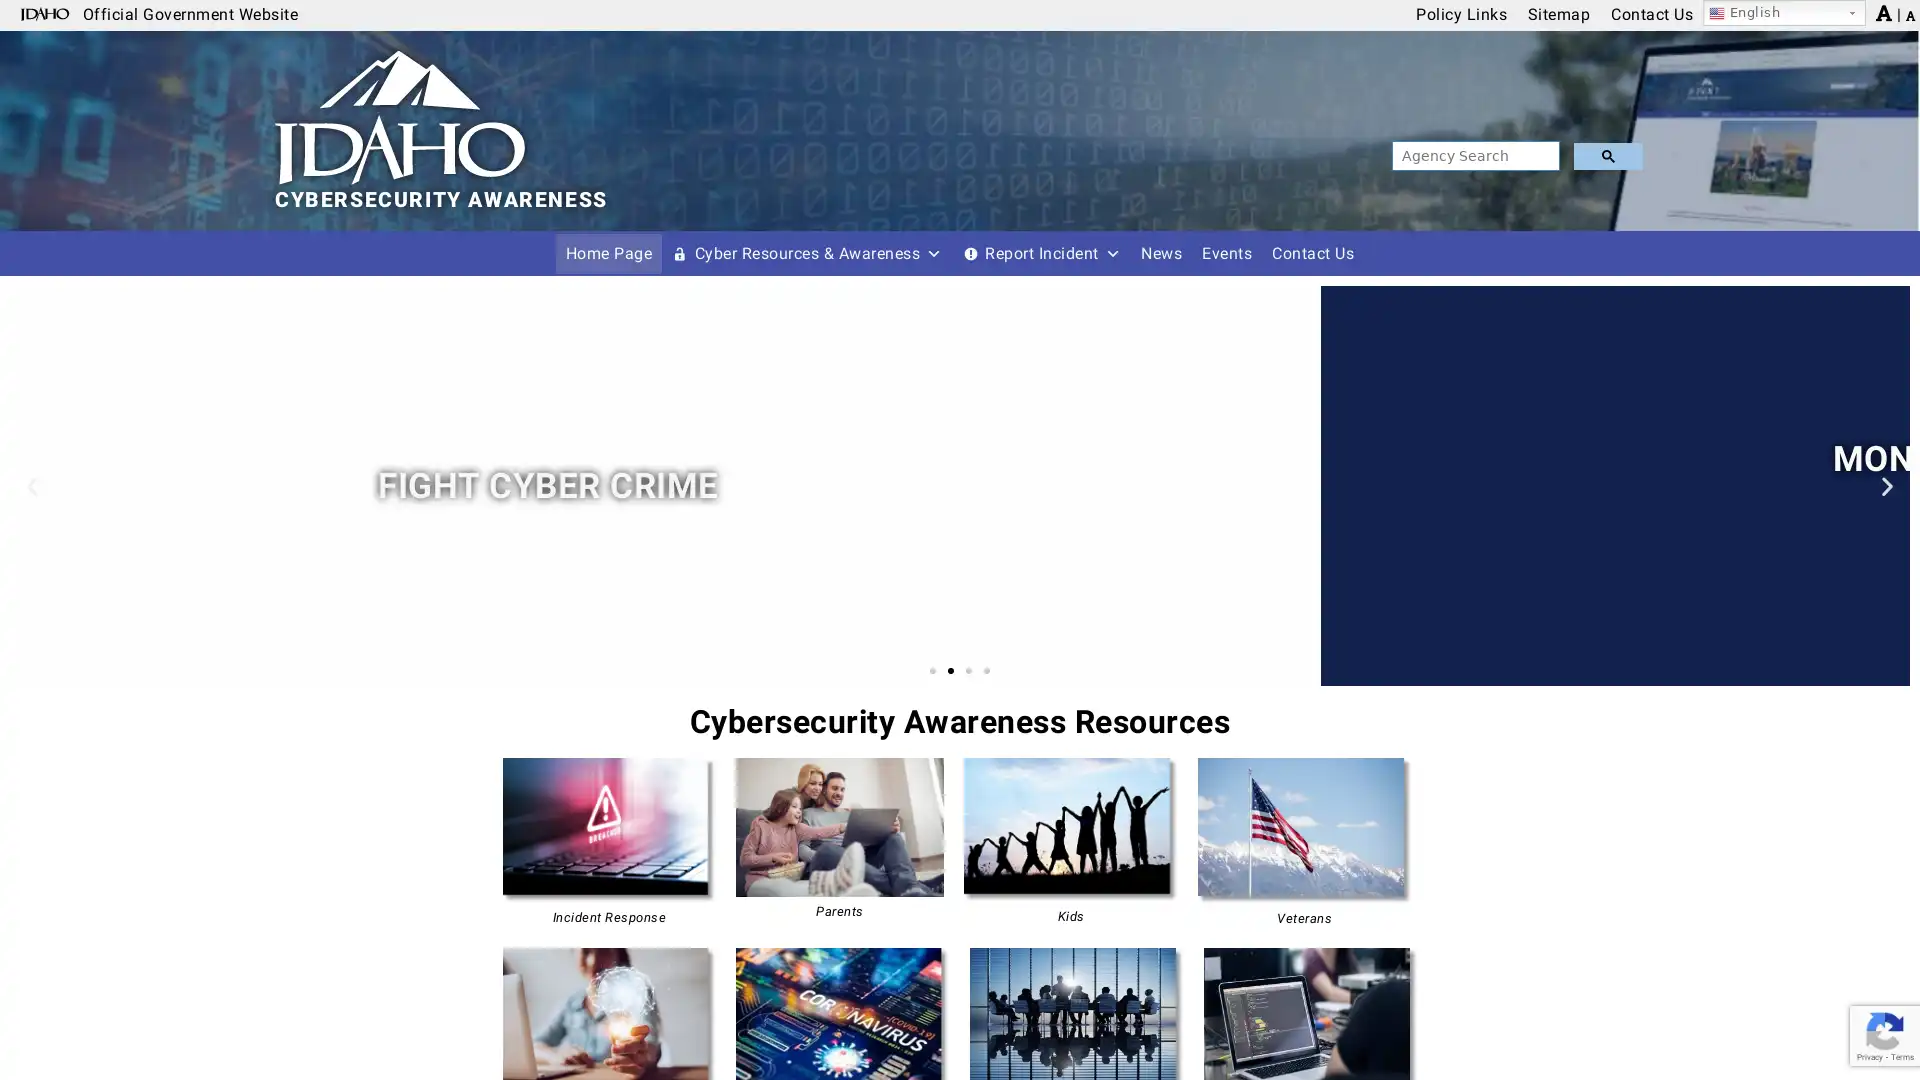  What do you see at coordinates (969, 671) in the screenshot?
I see `Go to slide 3` at bounding box center [969, 671].